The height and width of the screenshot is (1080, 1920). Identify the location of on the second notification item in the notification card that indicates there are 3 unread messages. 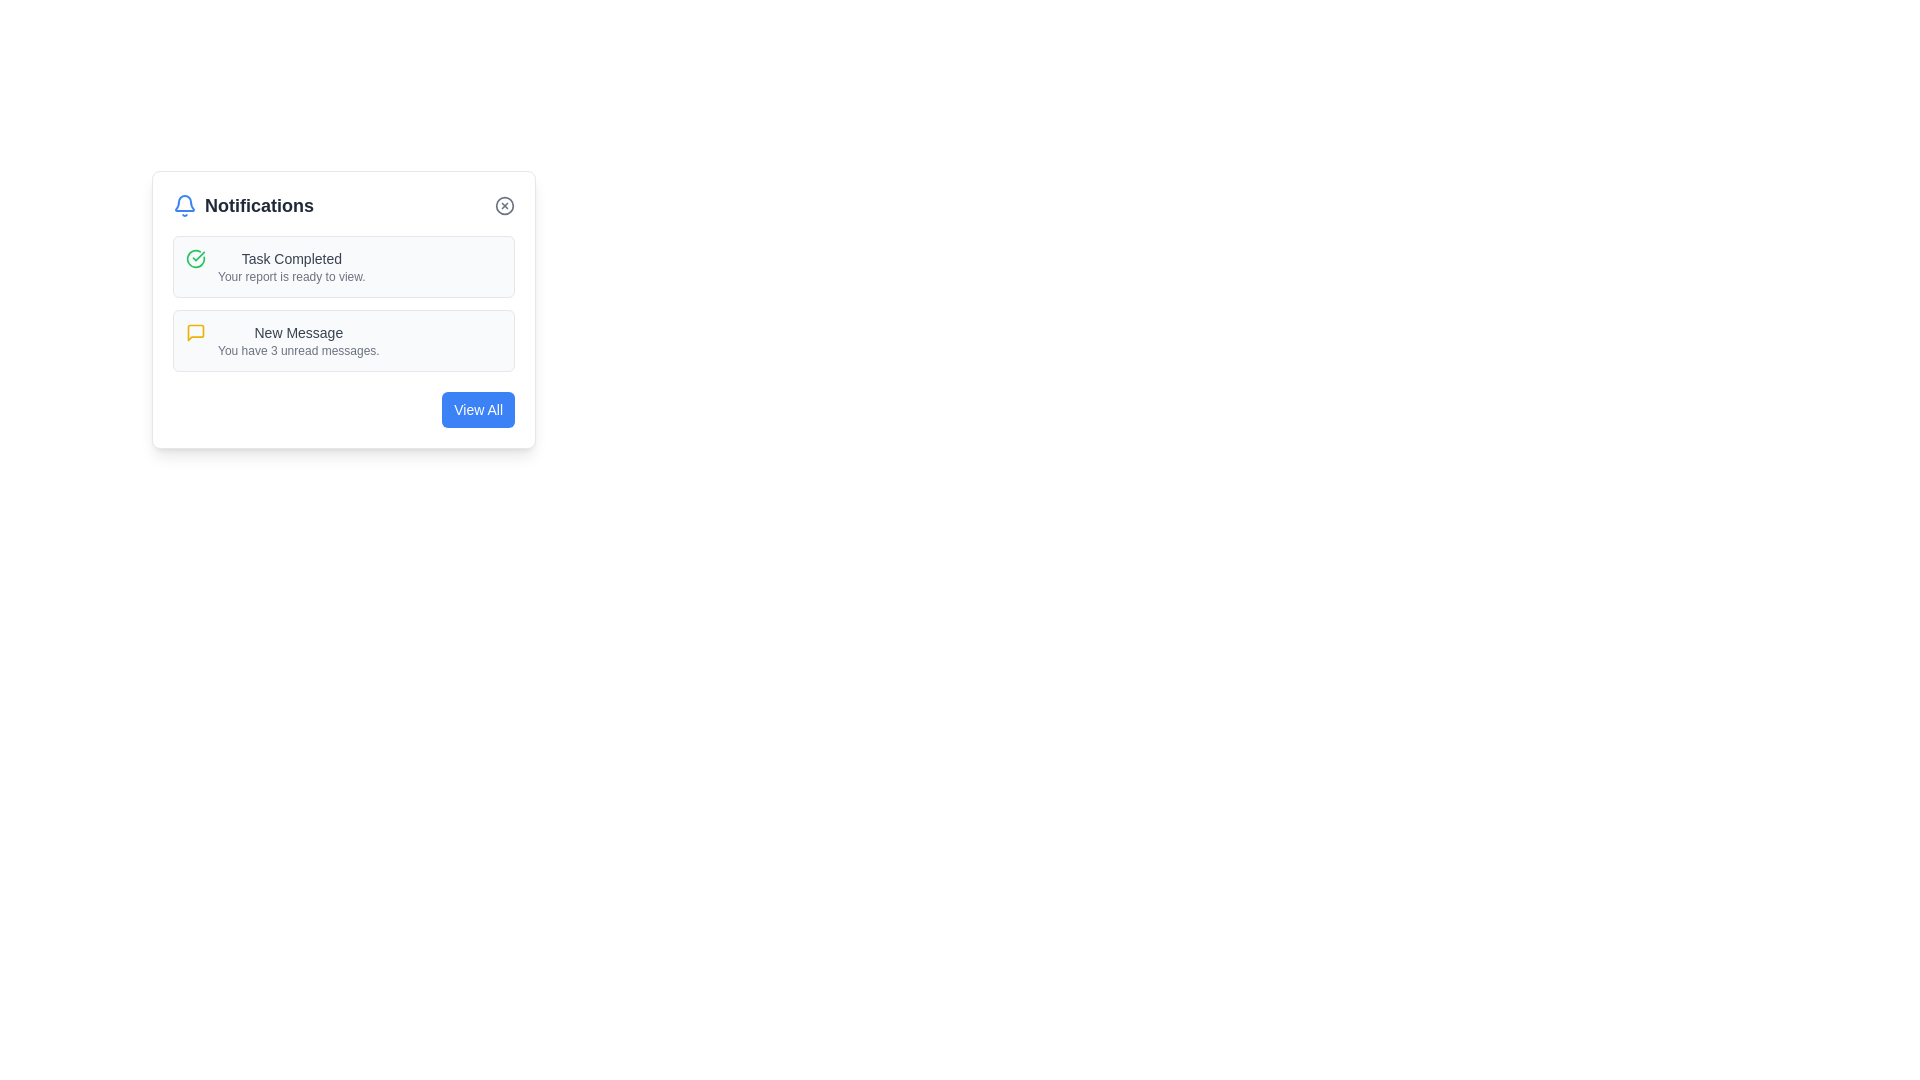
(344, 339).